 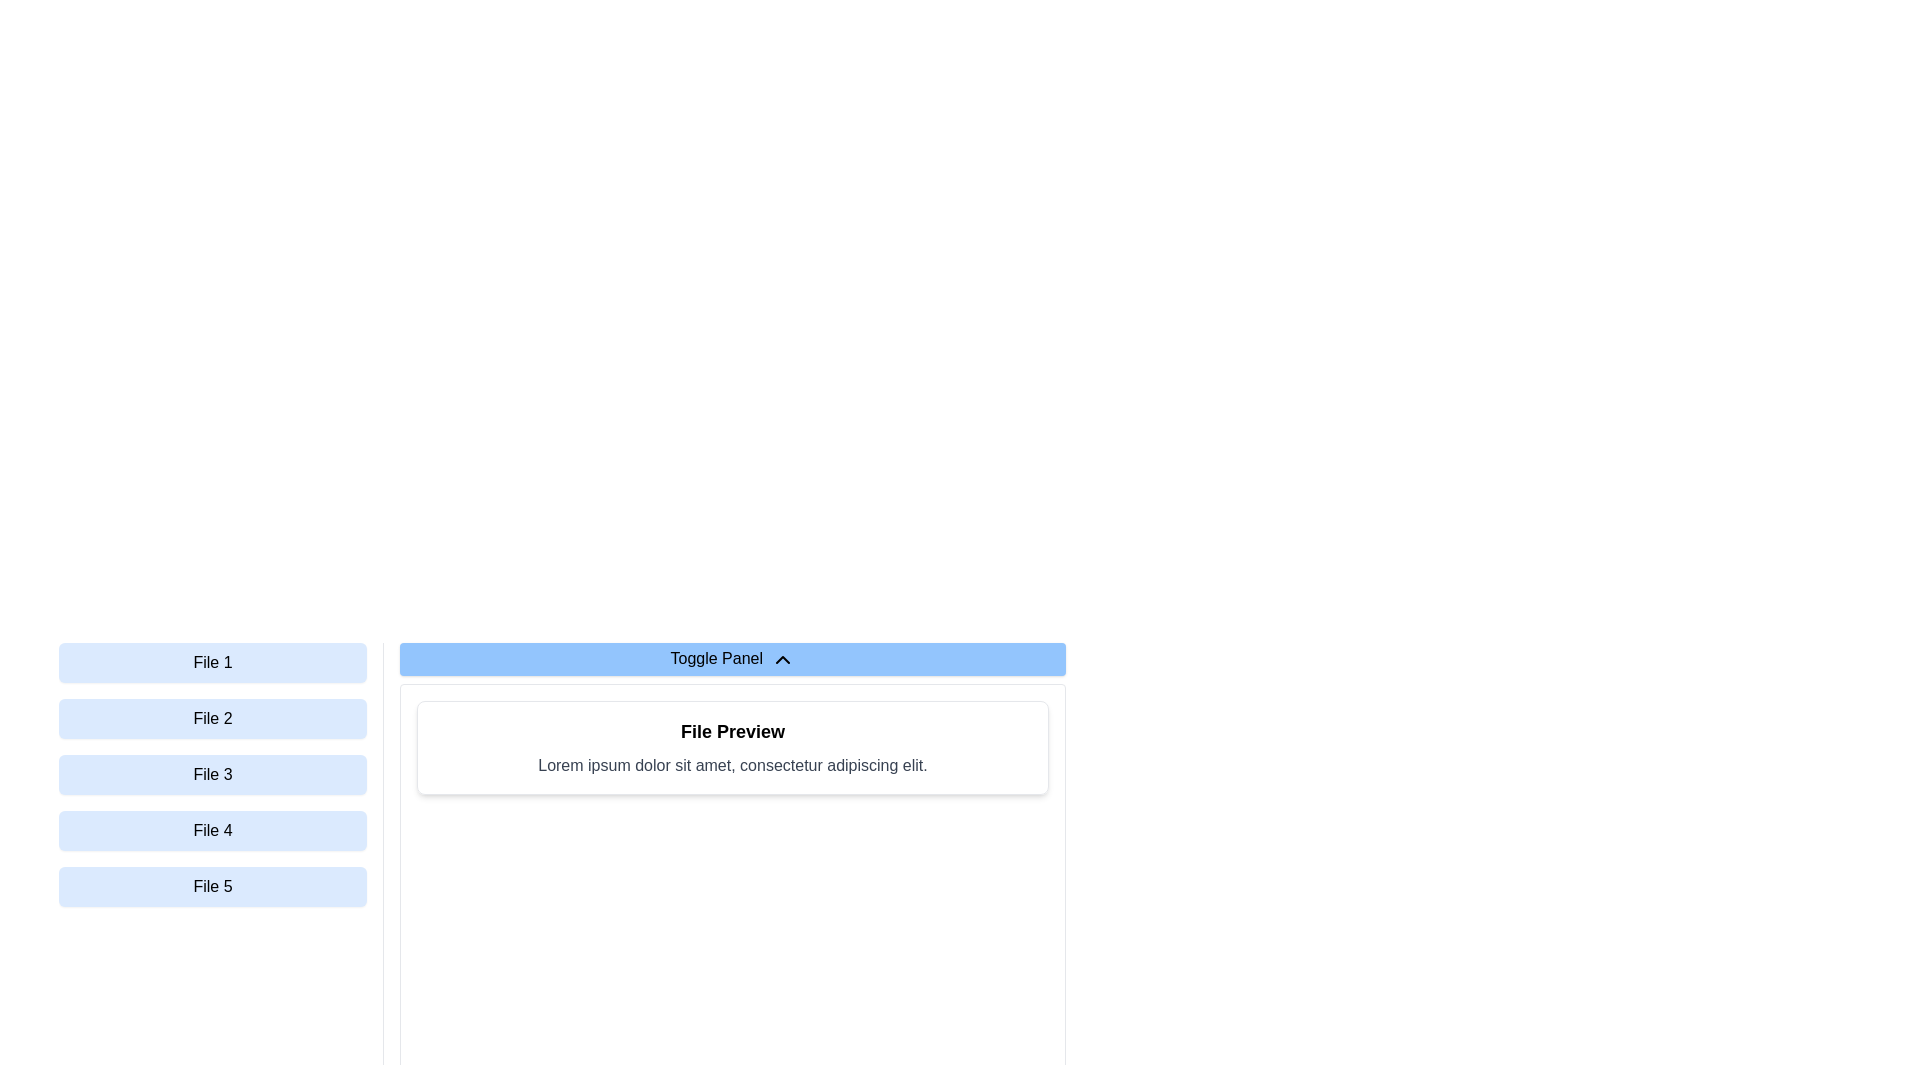 I want to click on the fifth button in the vertical list next to the 'File Preview' panel, so click(x=212, y=886).